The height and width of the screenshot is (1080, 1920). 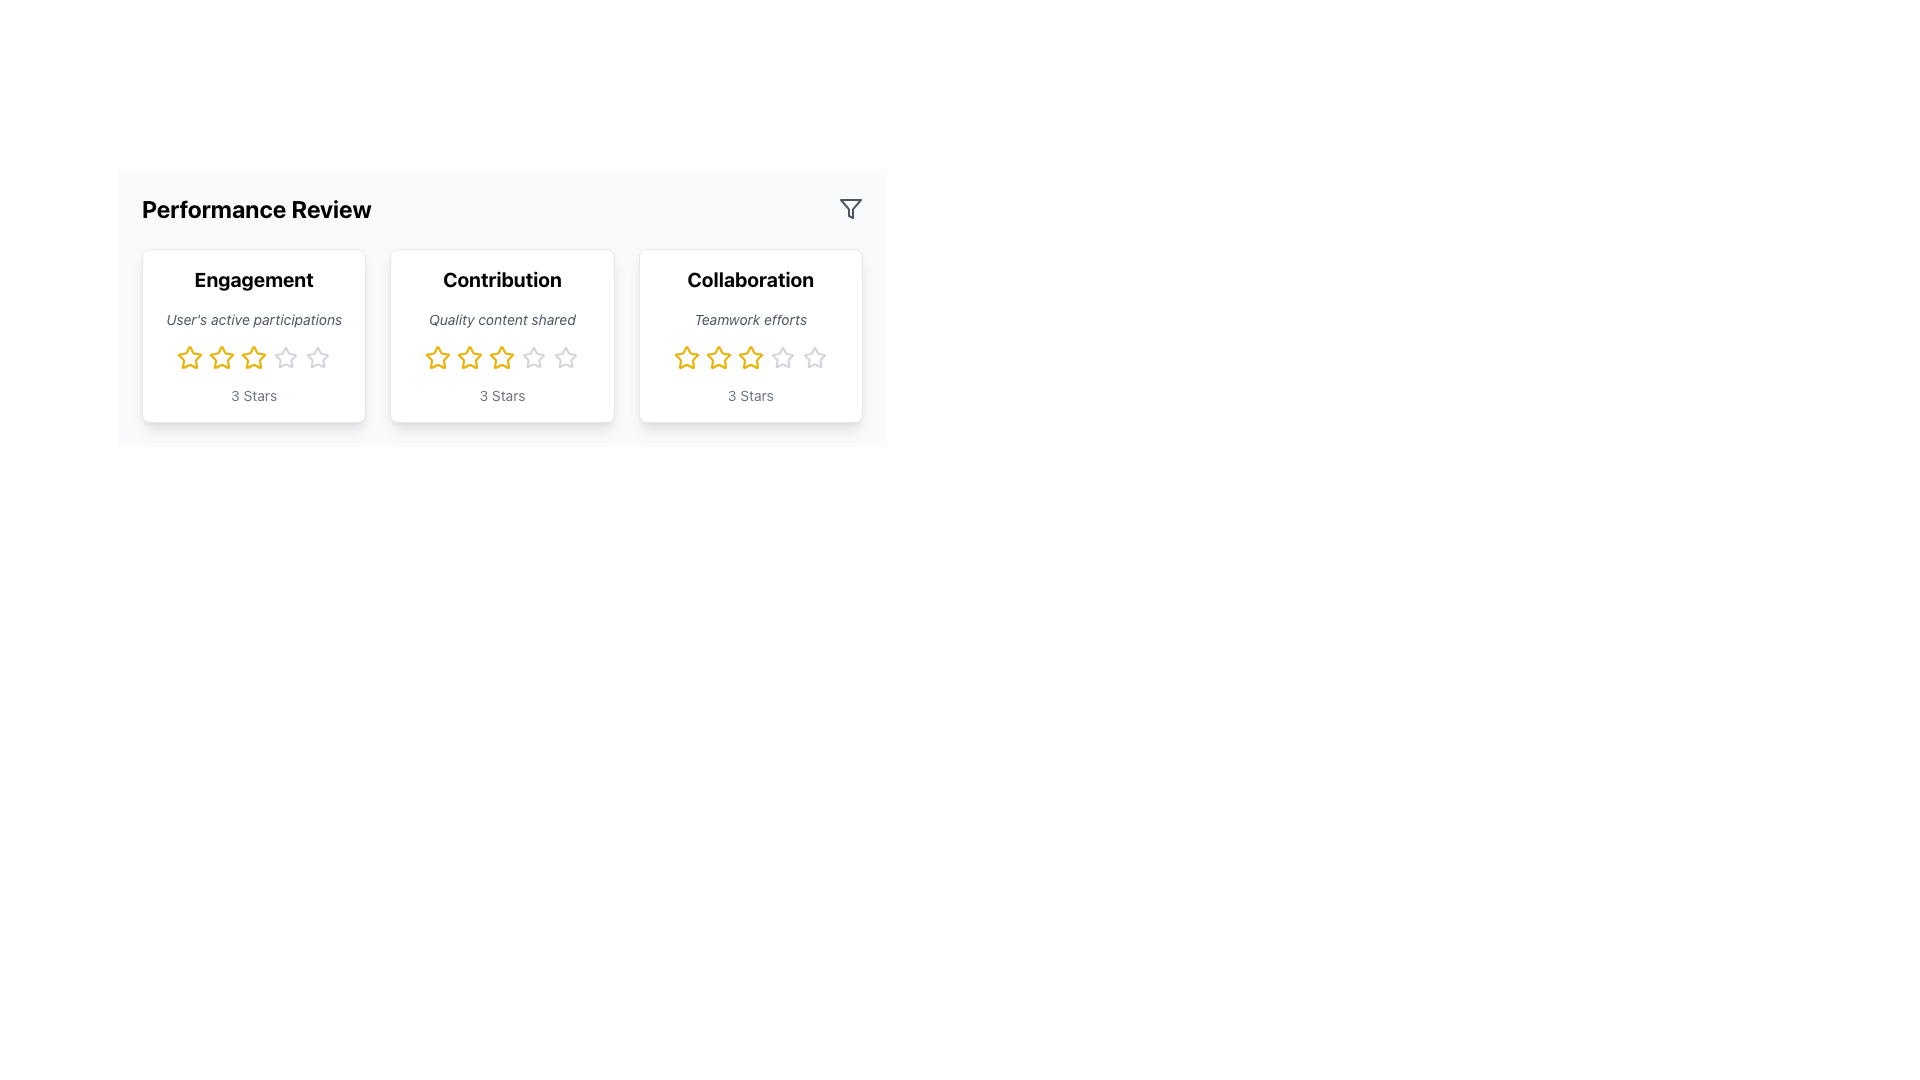 I want to click on the third star in the five-star rating system under the 'Contribution' card to interact with it, so click(x=502, y=357).